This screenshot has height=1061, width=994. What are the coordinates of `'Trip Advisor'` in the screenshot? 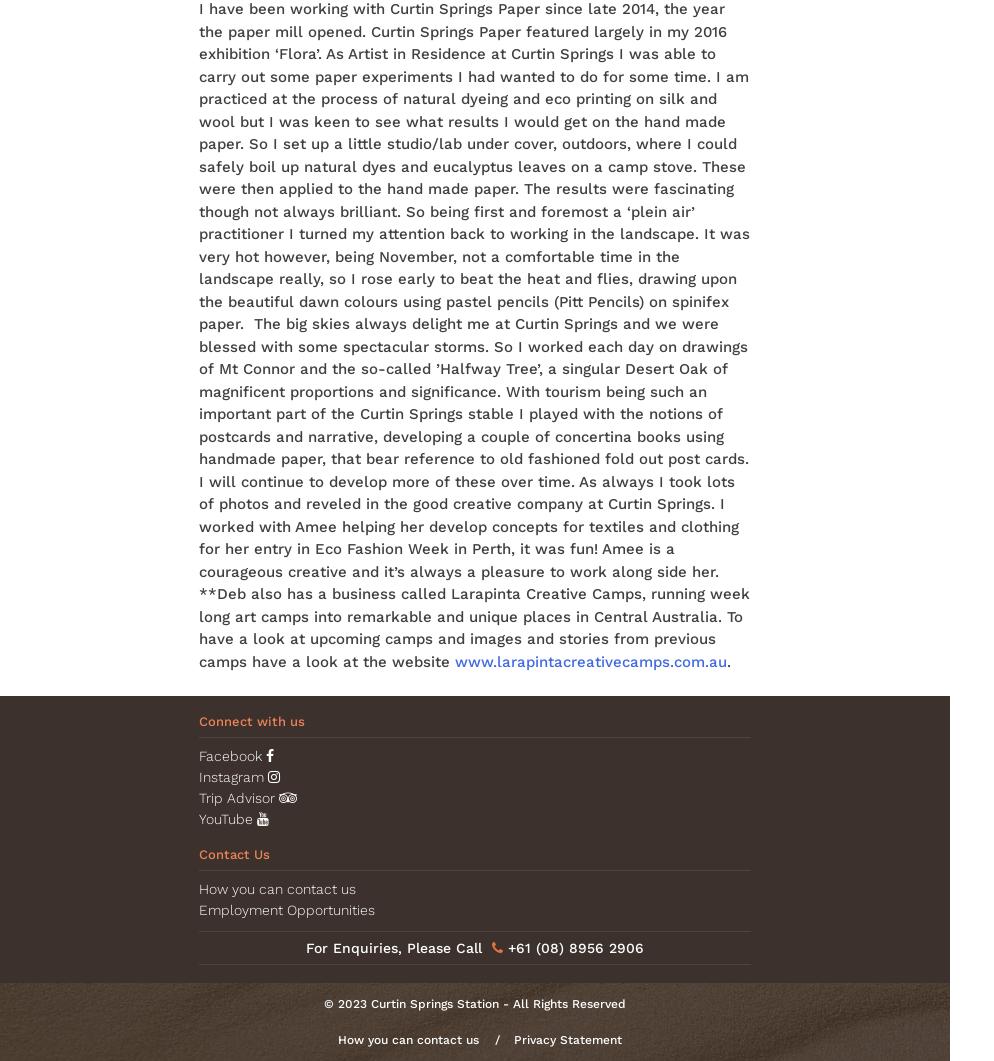 It's located at (238, 797).